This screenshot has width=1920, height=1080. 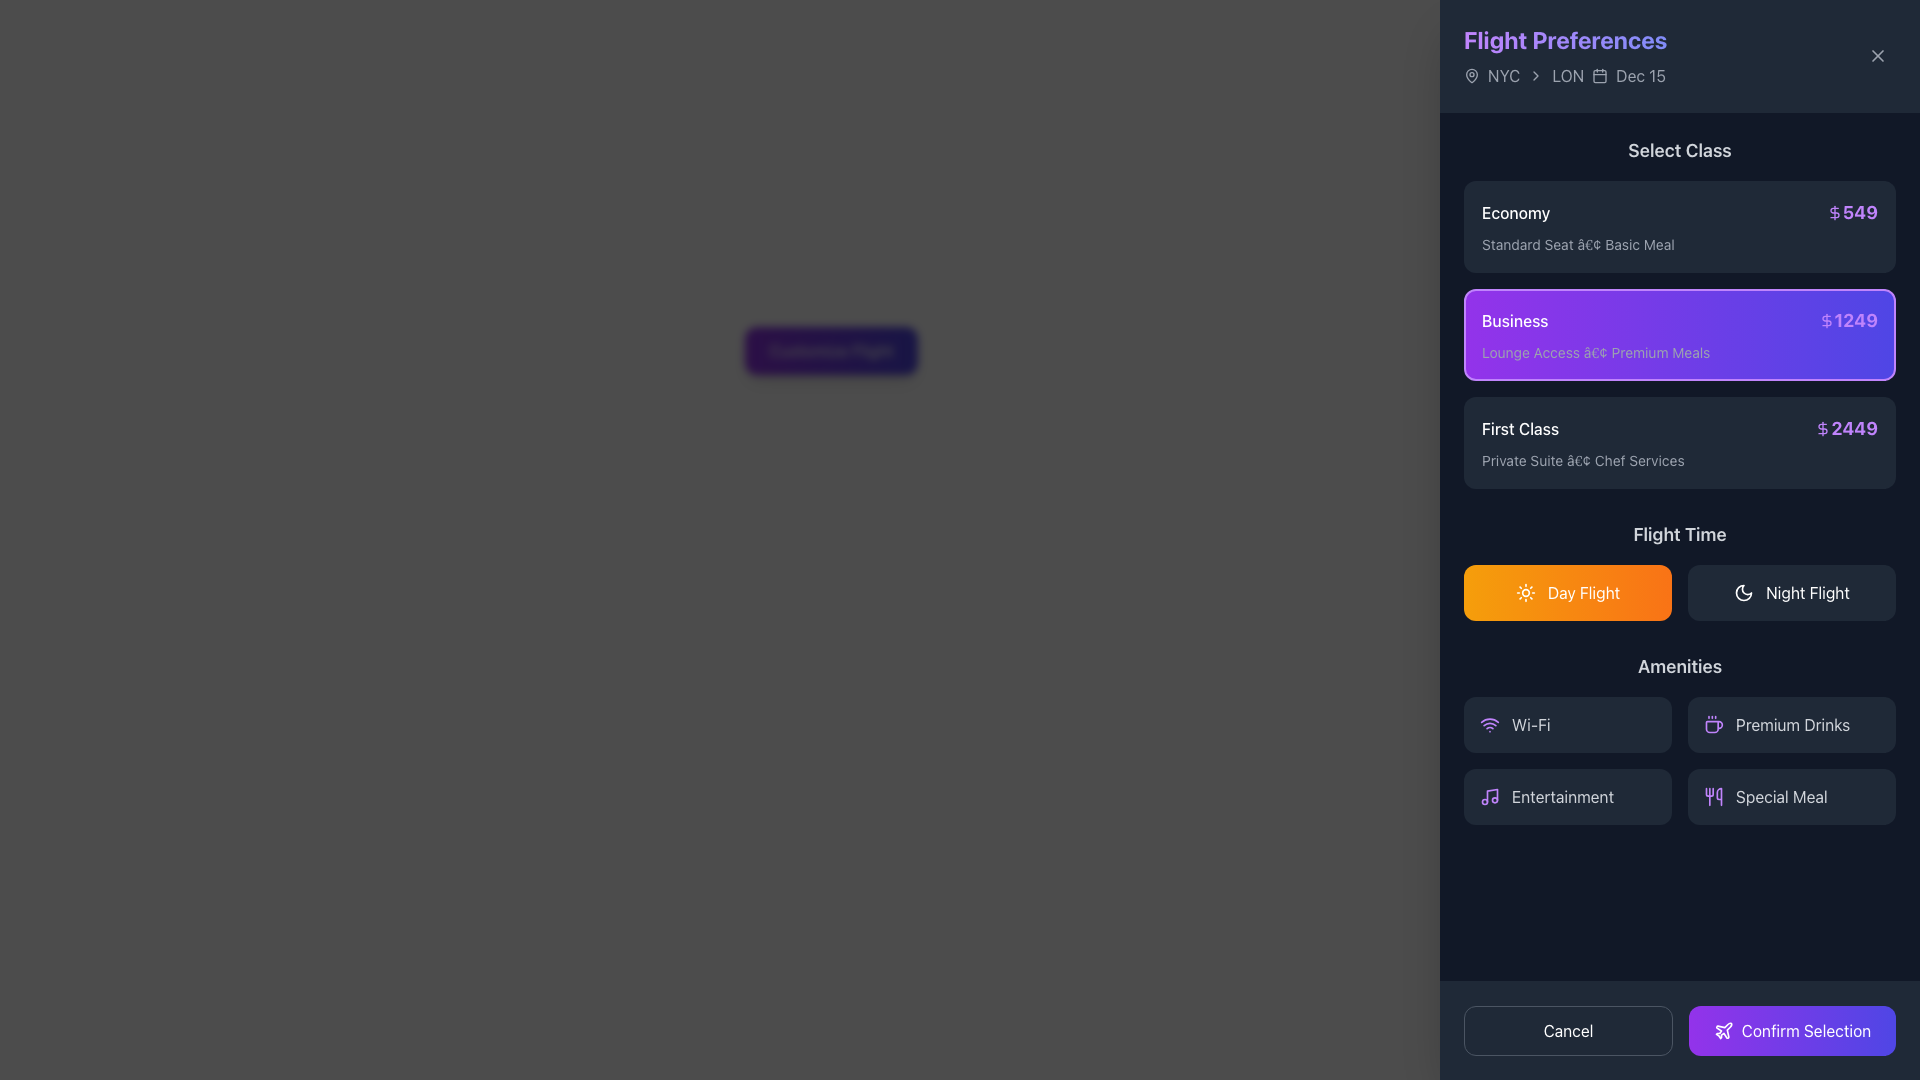 What do you see at coordinates (1600, 75) in the screenshot?
I see `the calendar icon located in the header section of the sidebar, positioned between the labels 'NYC' and 'LON', and before the text 'Dec 15'` at bounding box center [1600, 75].